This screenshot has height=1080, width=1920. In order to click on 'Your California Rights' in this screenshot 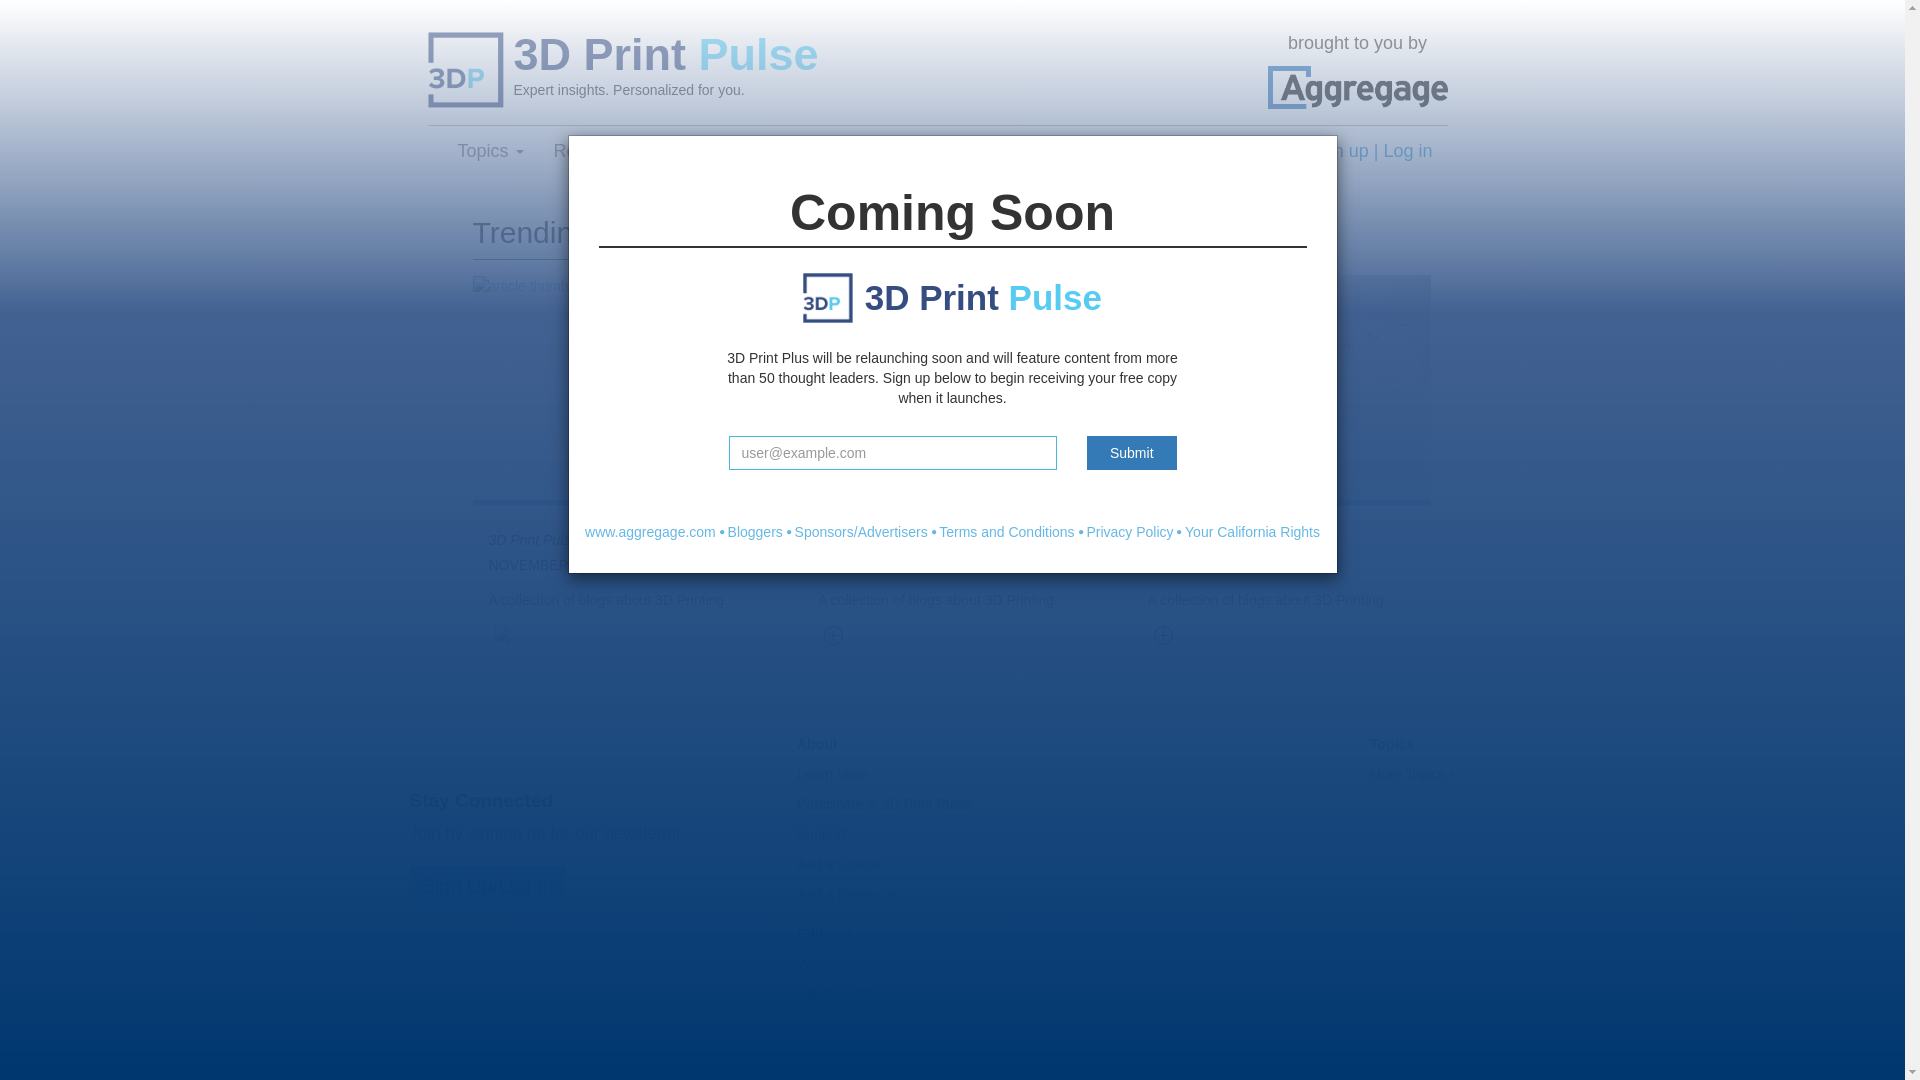, I will do `click(1251, 531)`.